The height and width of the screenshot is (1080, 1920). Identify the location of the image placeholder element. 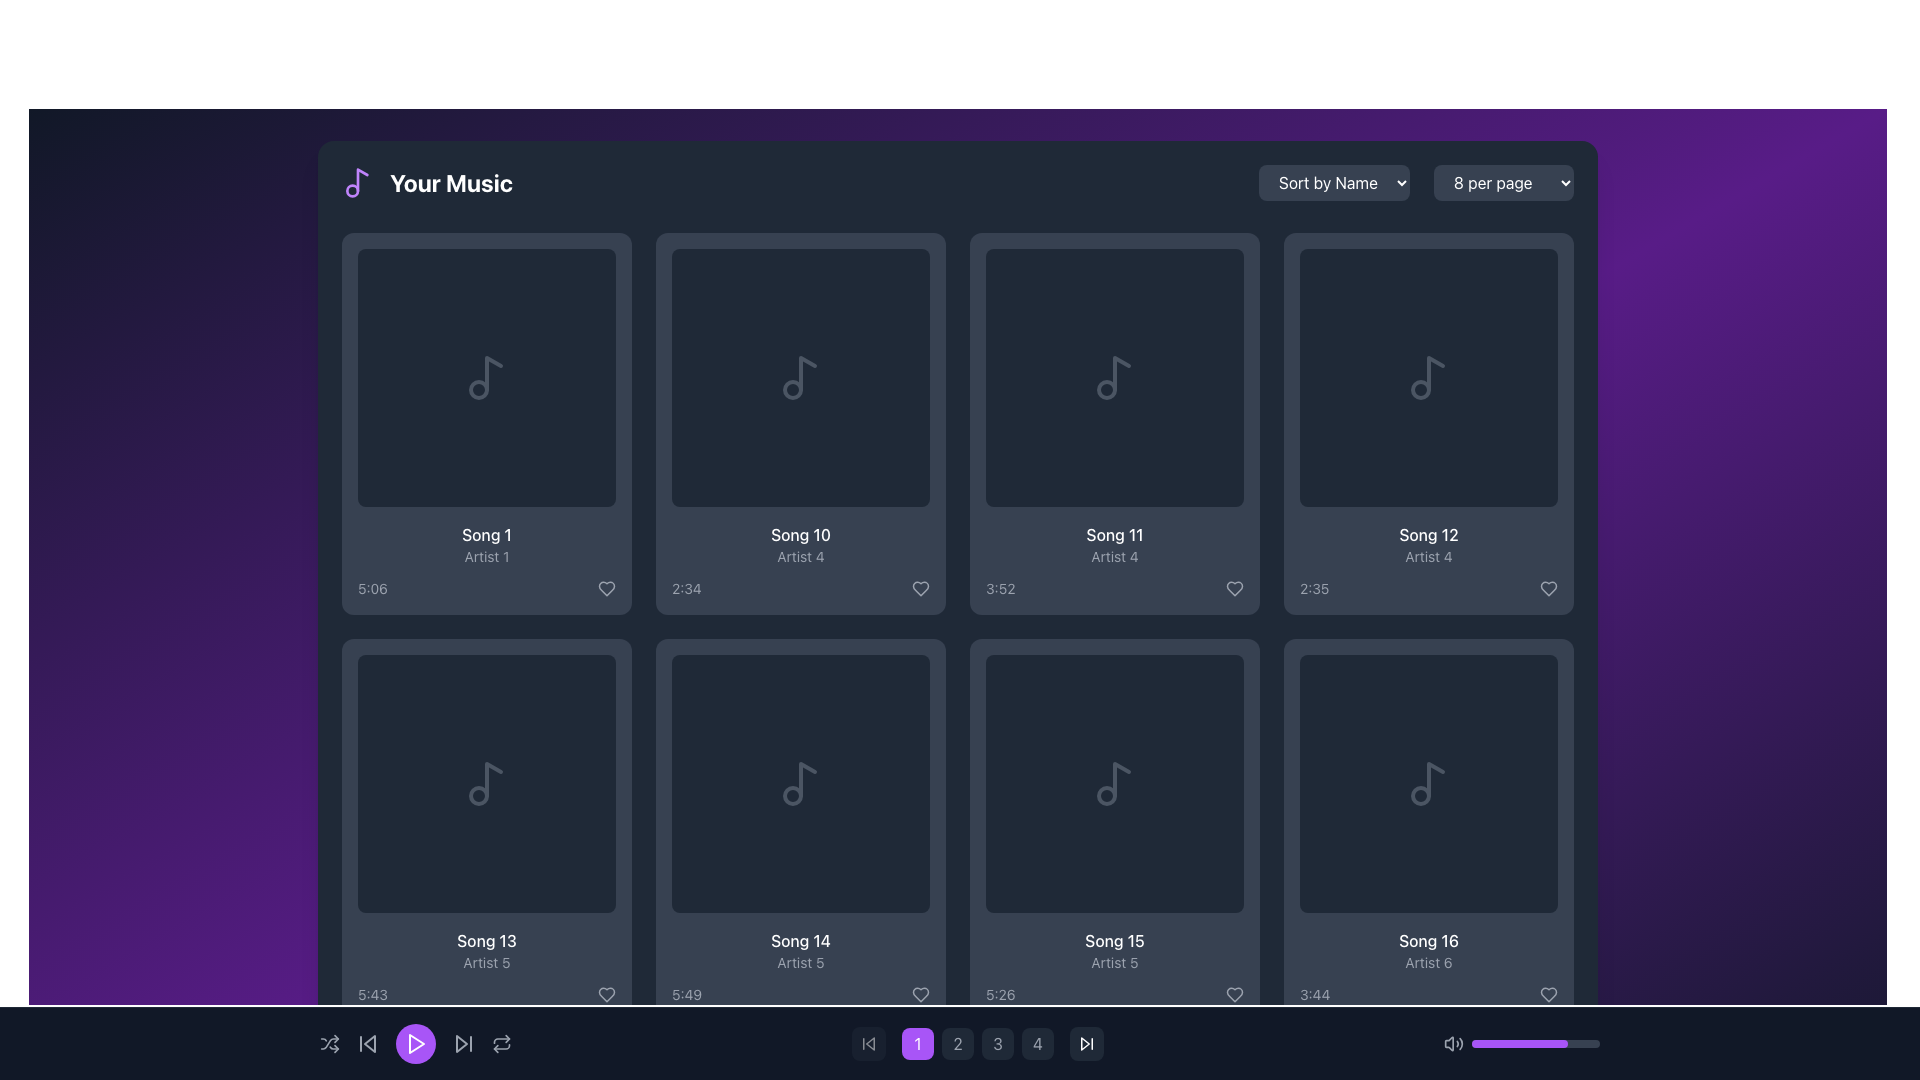
(801, 378).